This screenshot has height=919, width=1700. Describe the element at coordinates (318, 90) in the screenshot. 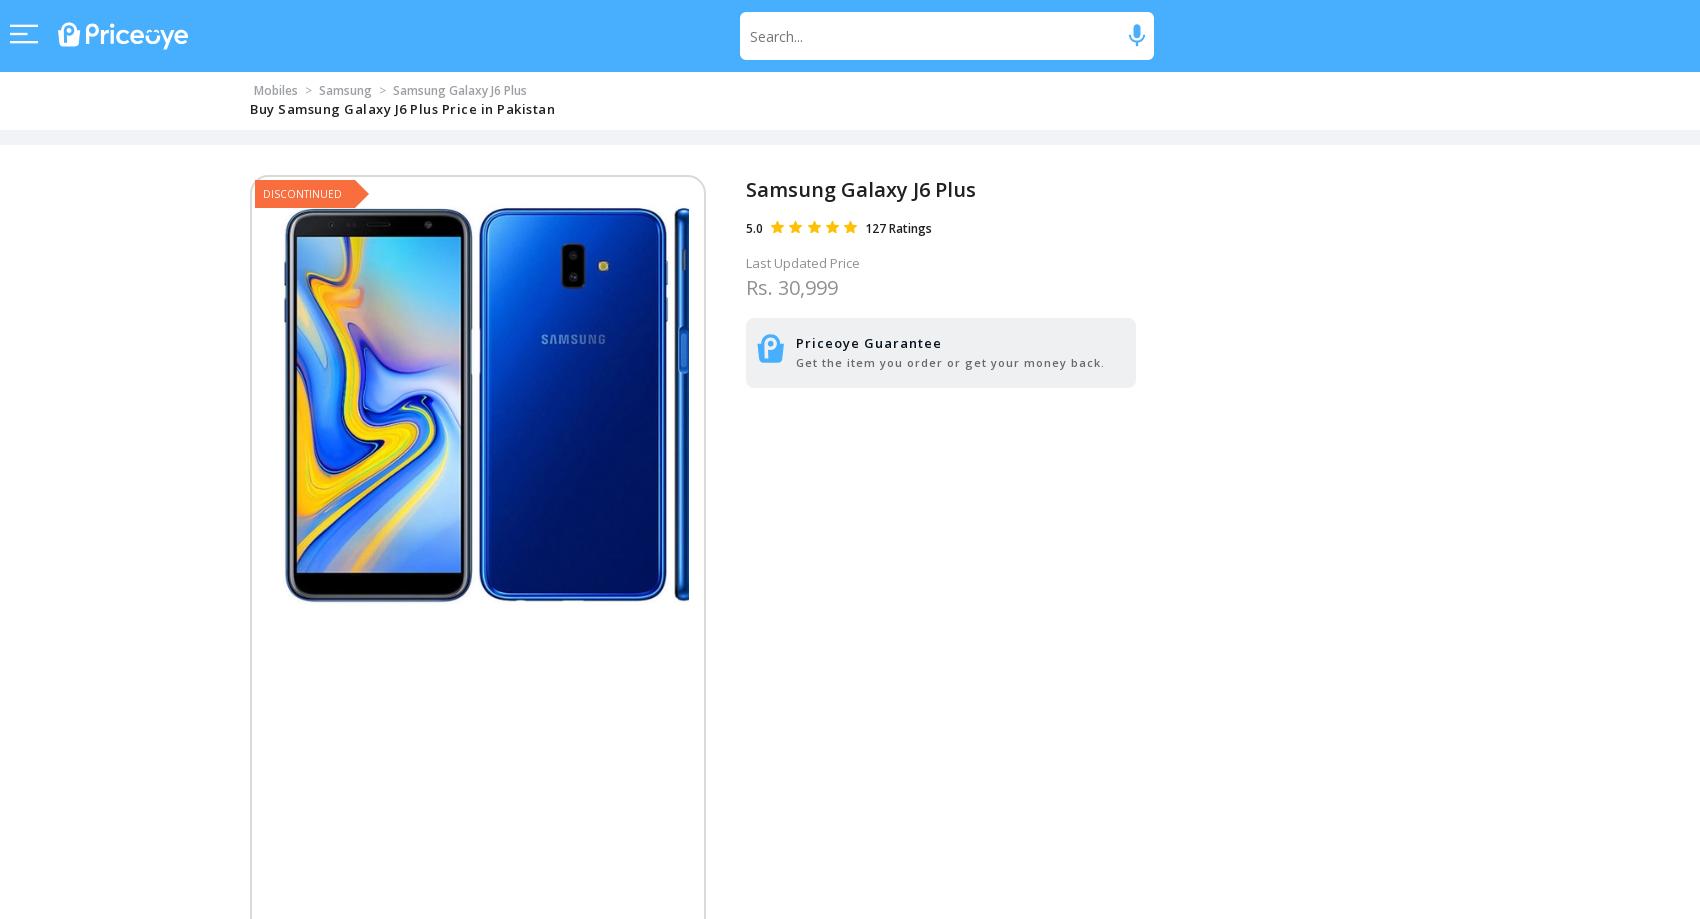

I see `'Samsung'` at that location.